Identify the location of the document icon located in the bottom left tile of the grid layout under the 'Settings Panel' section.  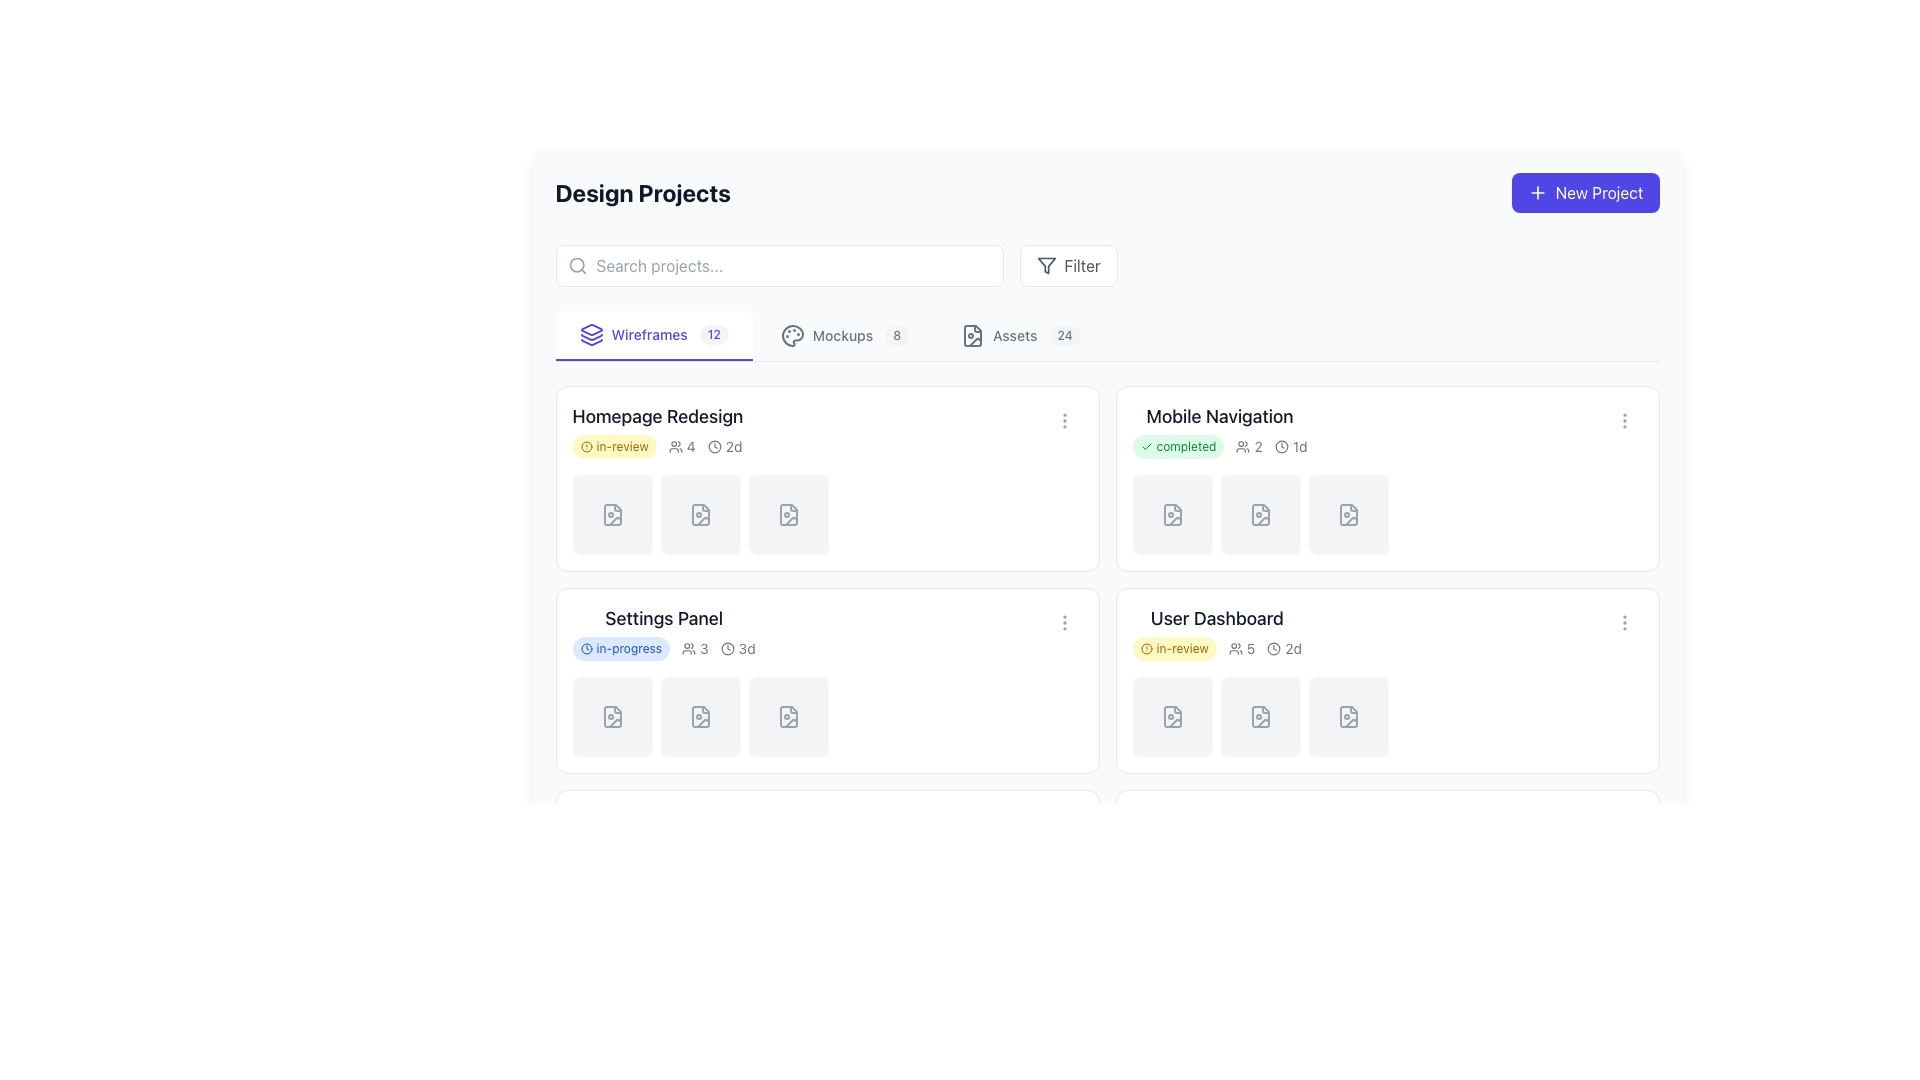
(787, 918).